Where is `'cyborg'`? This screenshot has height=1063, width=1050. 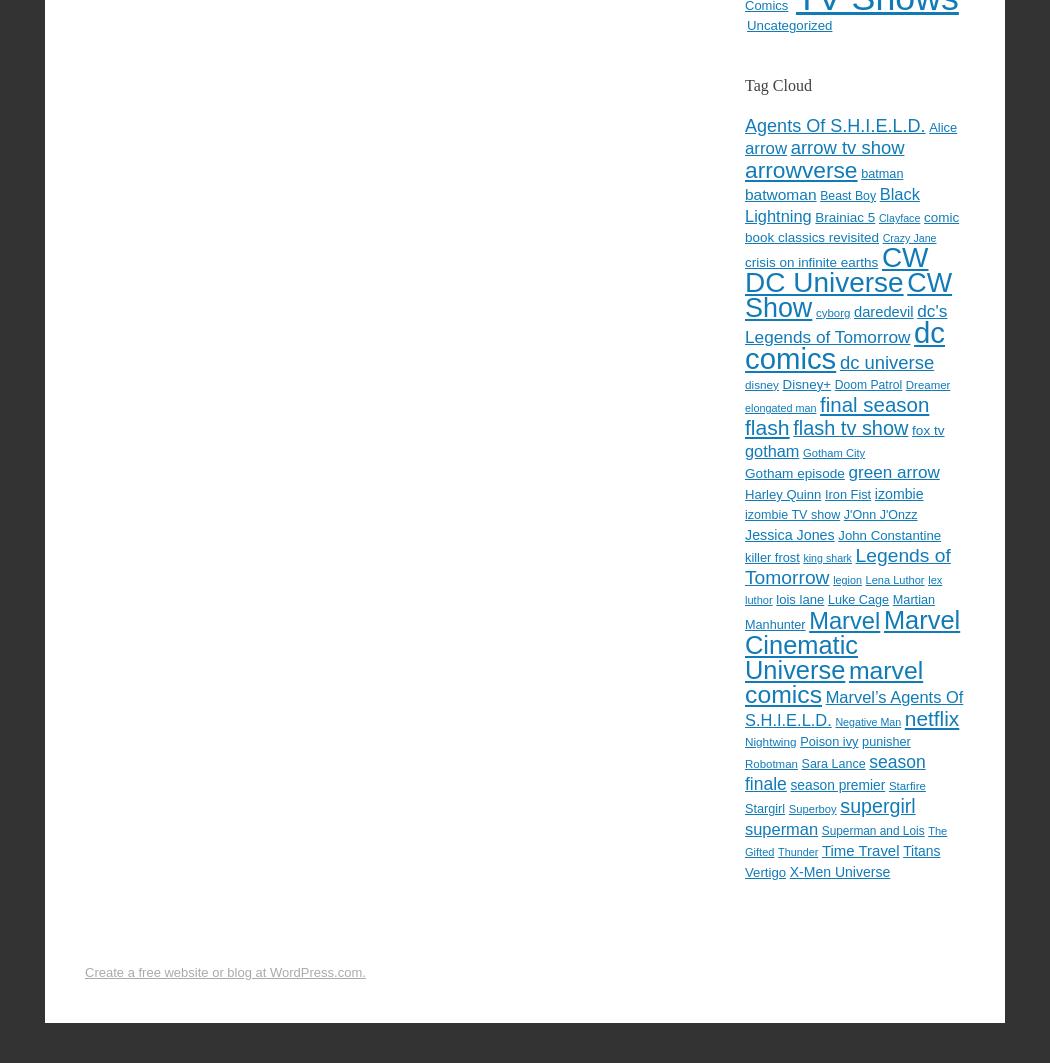
'cyborg' is located at coordinates (814, 311).